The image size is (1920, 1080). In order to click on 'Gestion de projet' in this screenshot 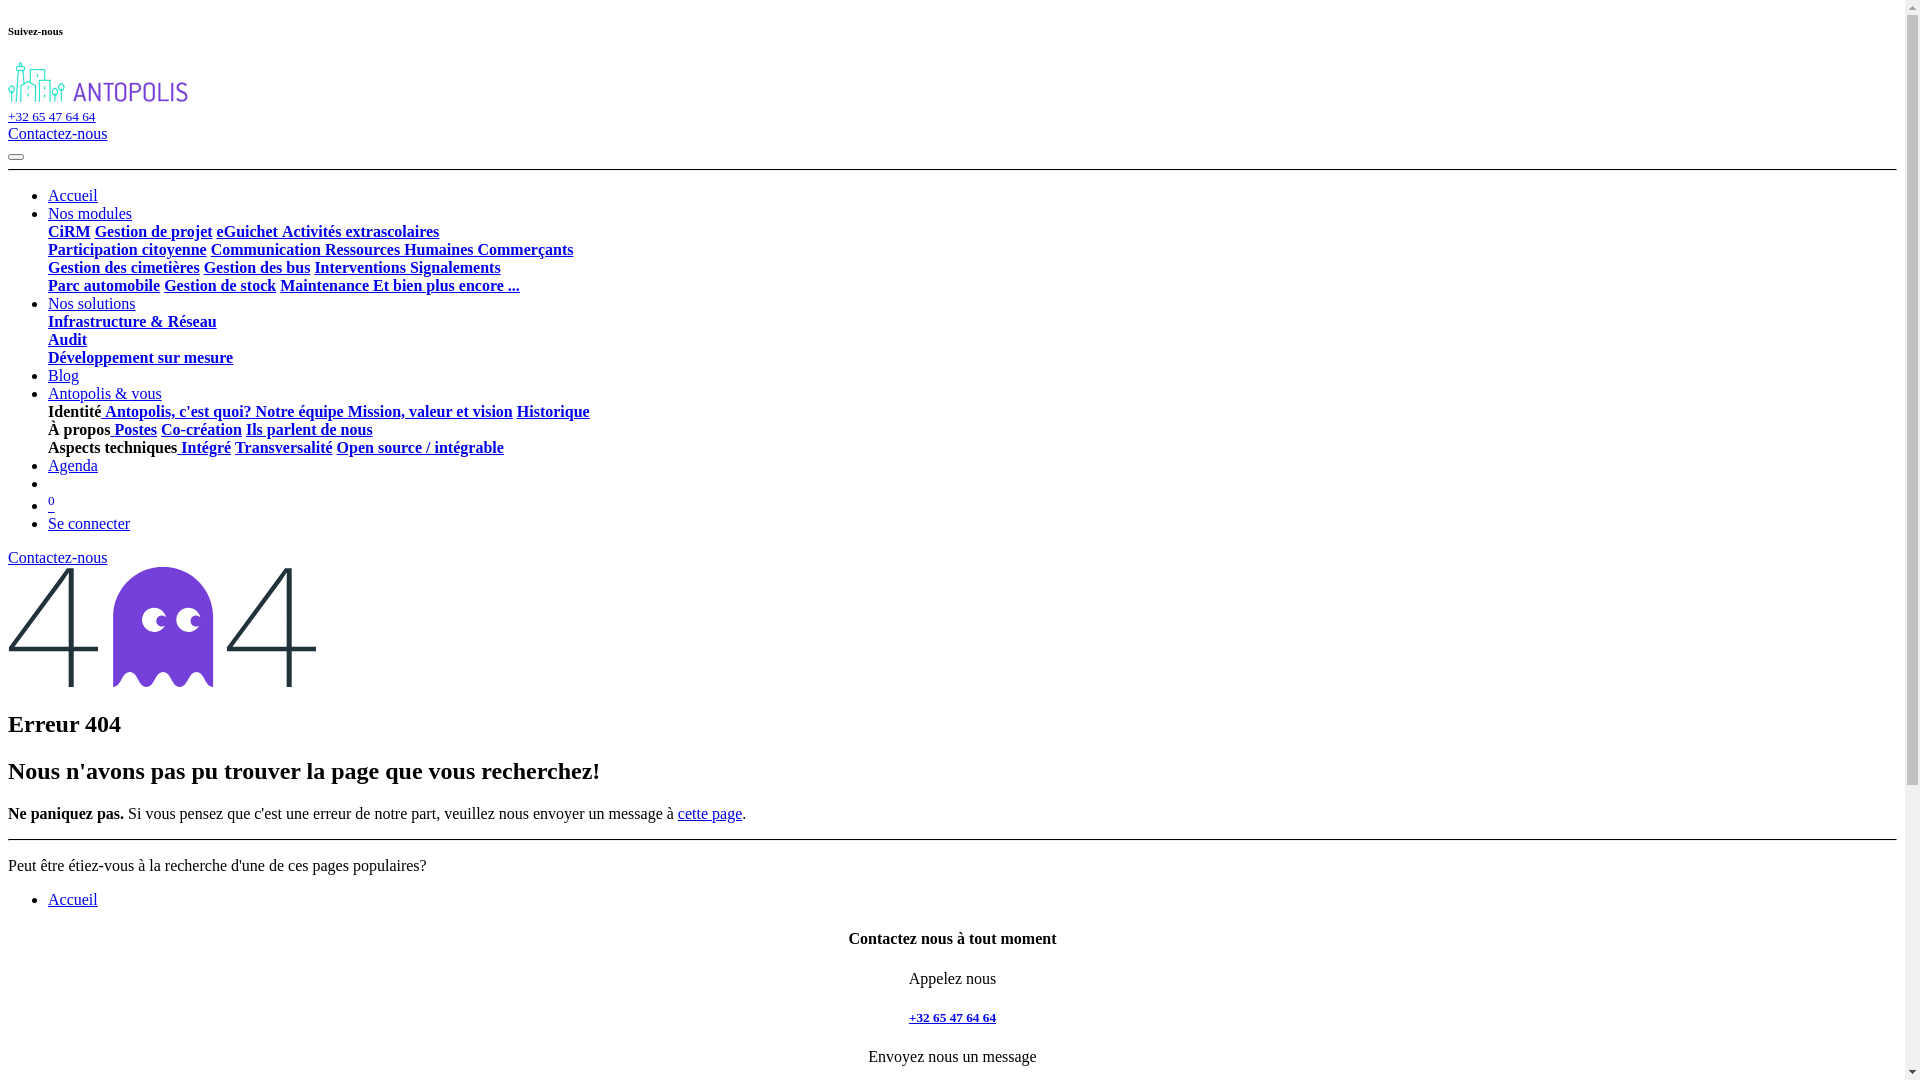, I will do `click(152, 230)`.